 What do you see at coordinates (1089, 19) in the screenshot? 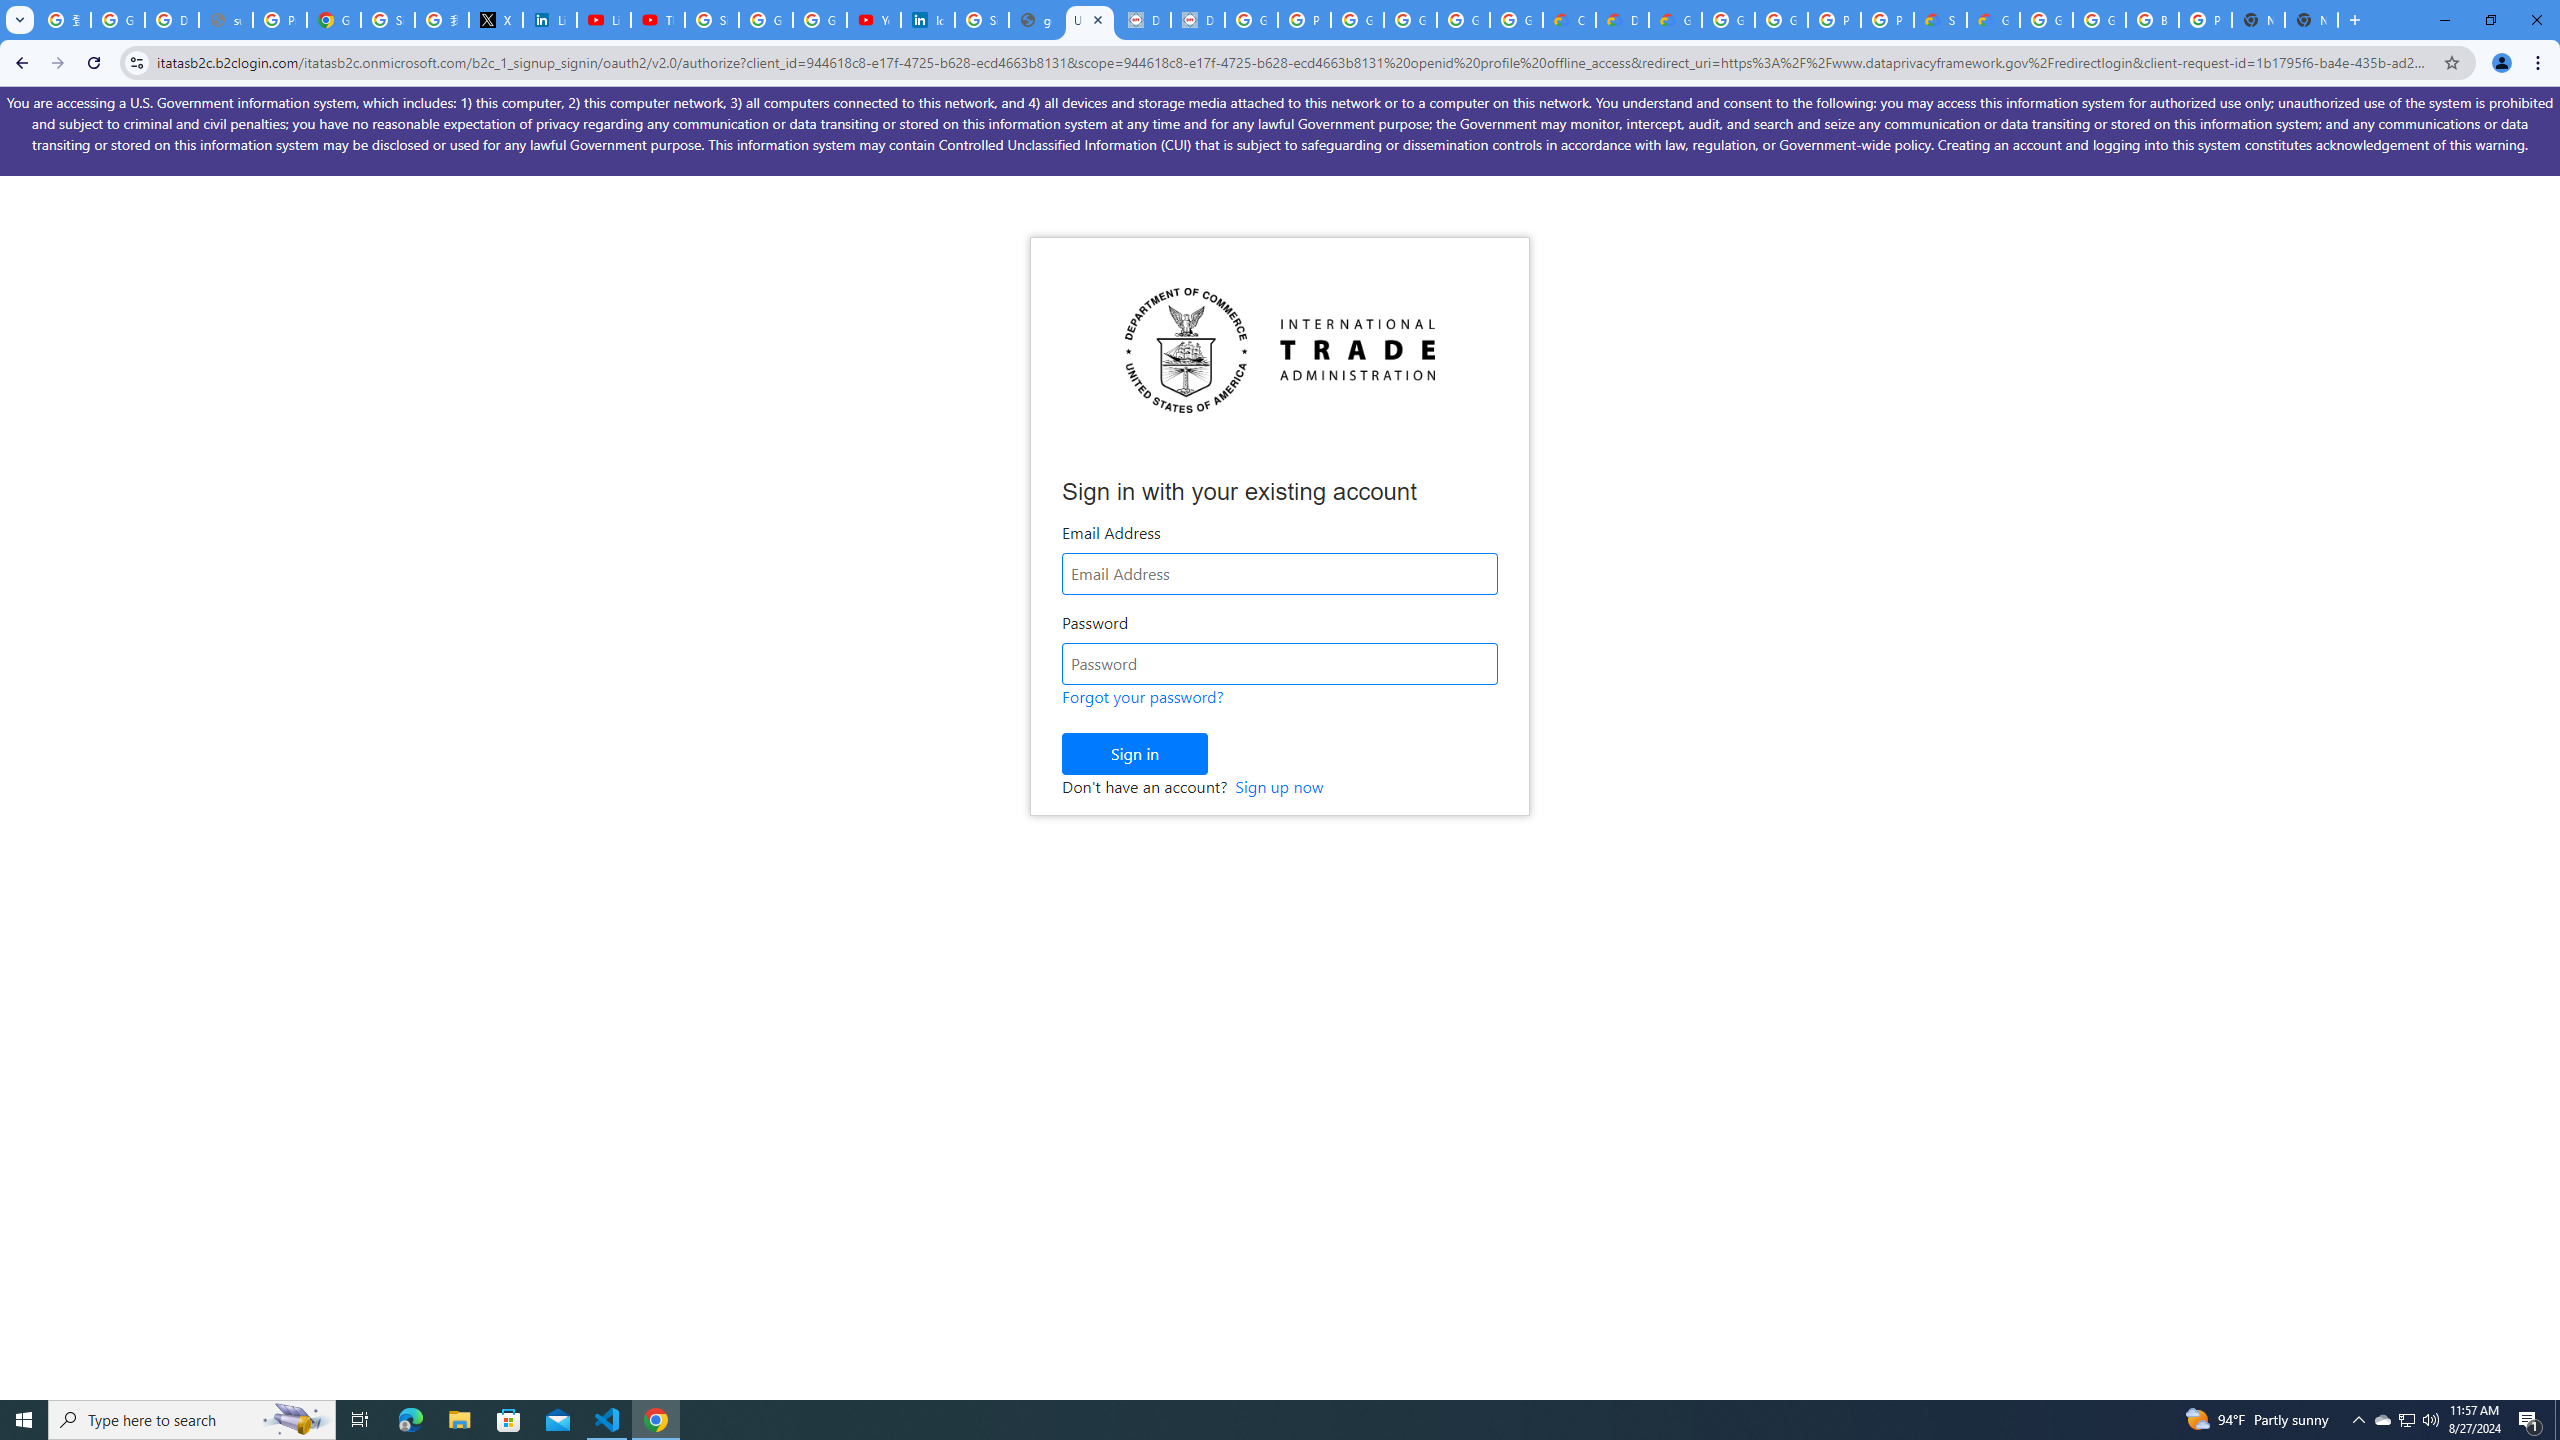
I see `'User Details'` at bounding box center [1089, 19].